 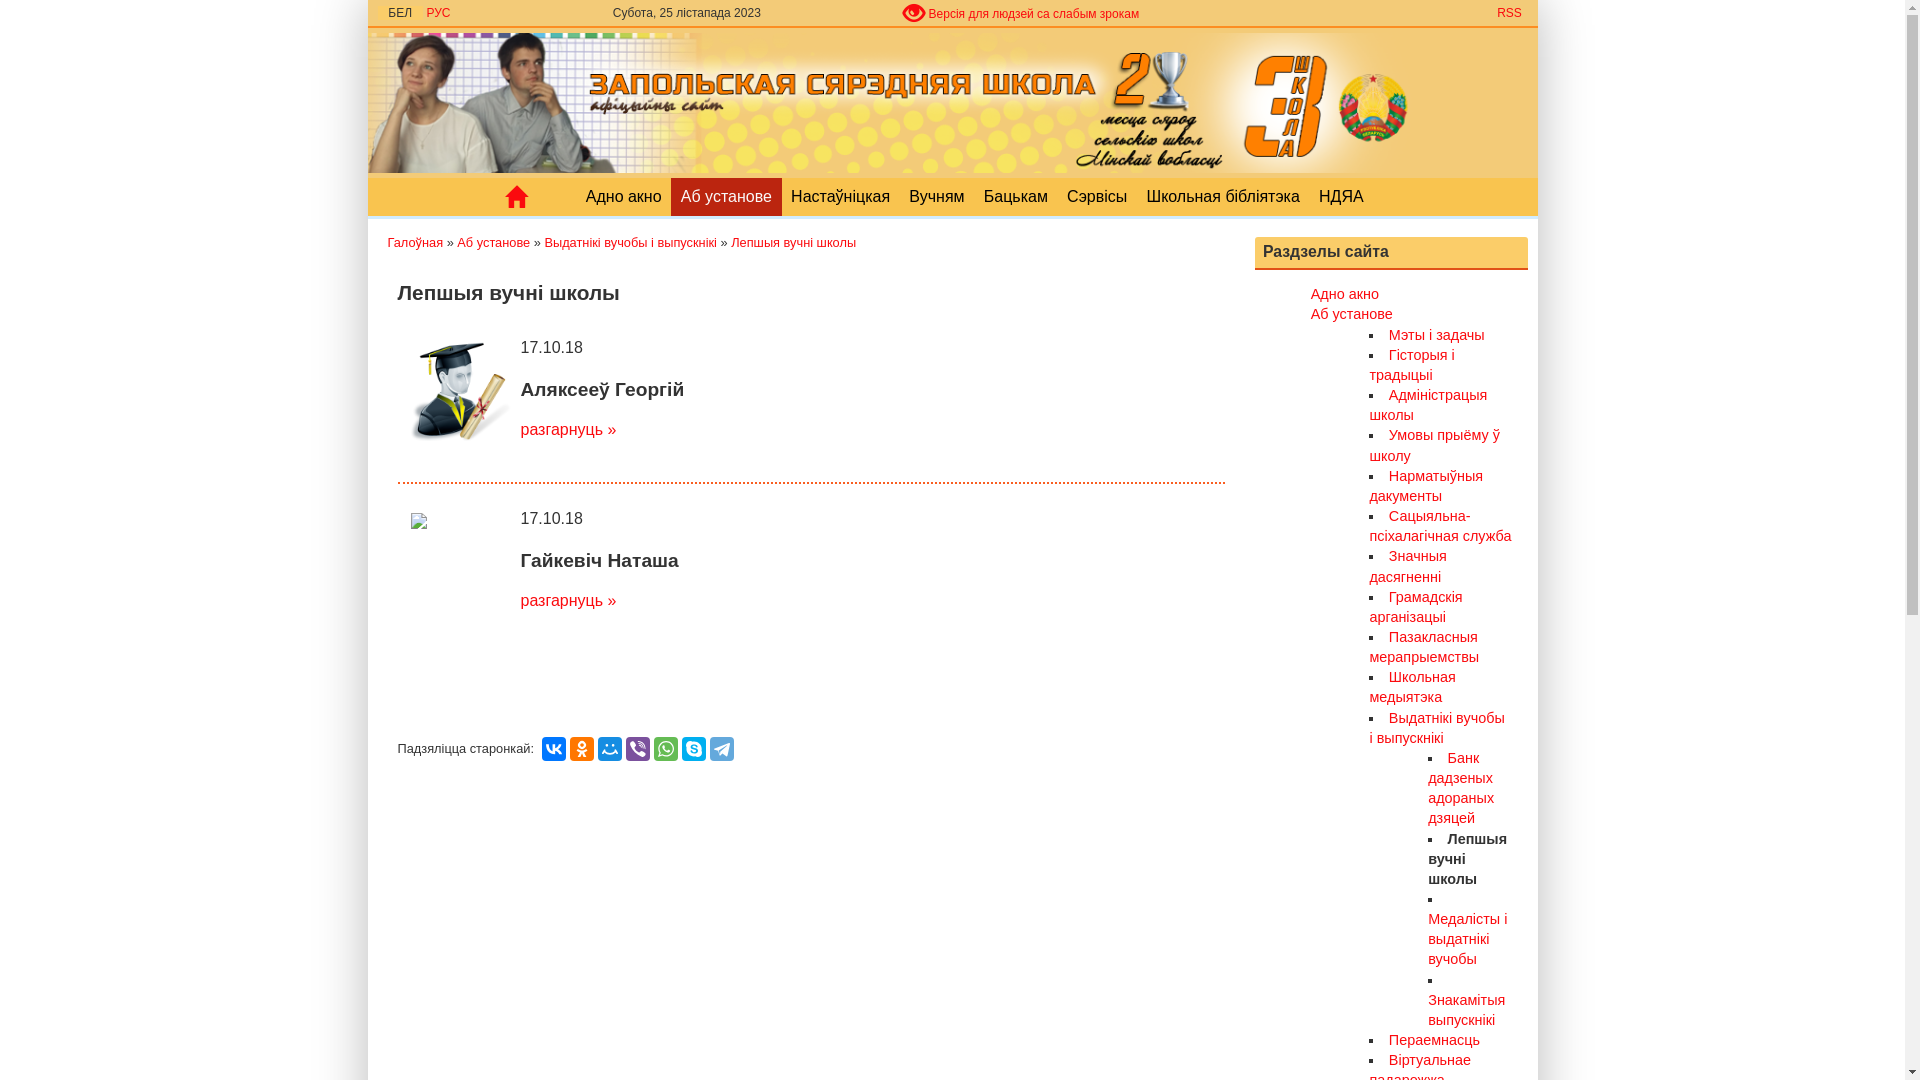 I want to click on 'Skype', so click(x=694, y=748).